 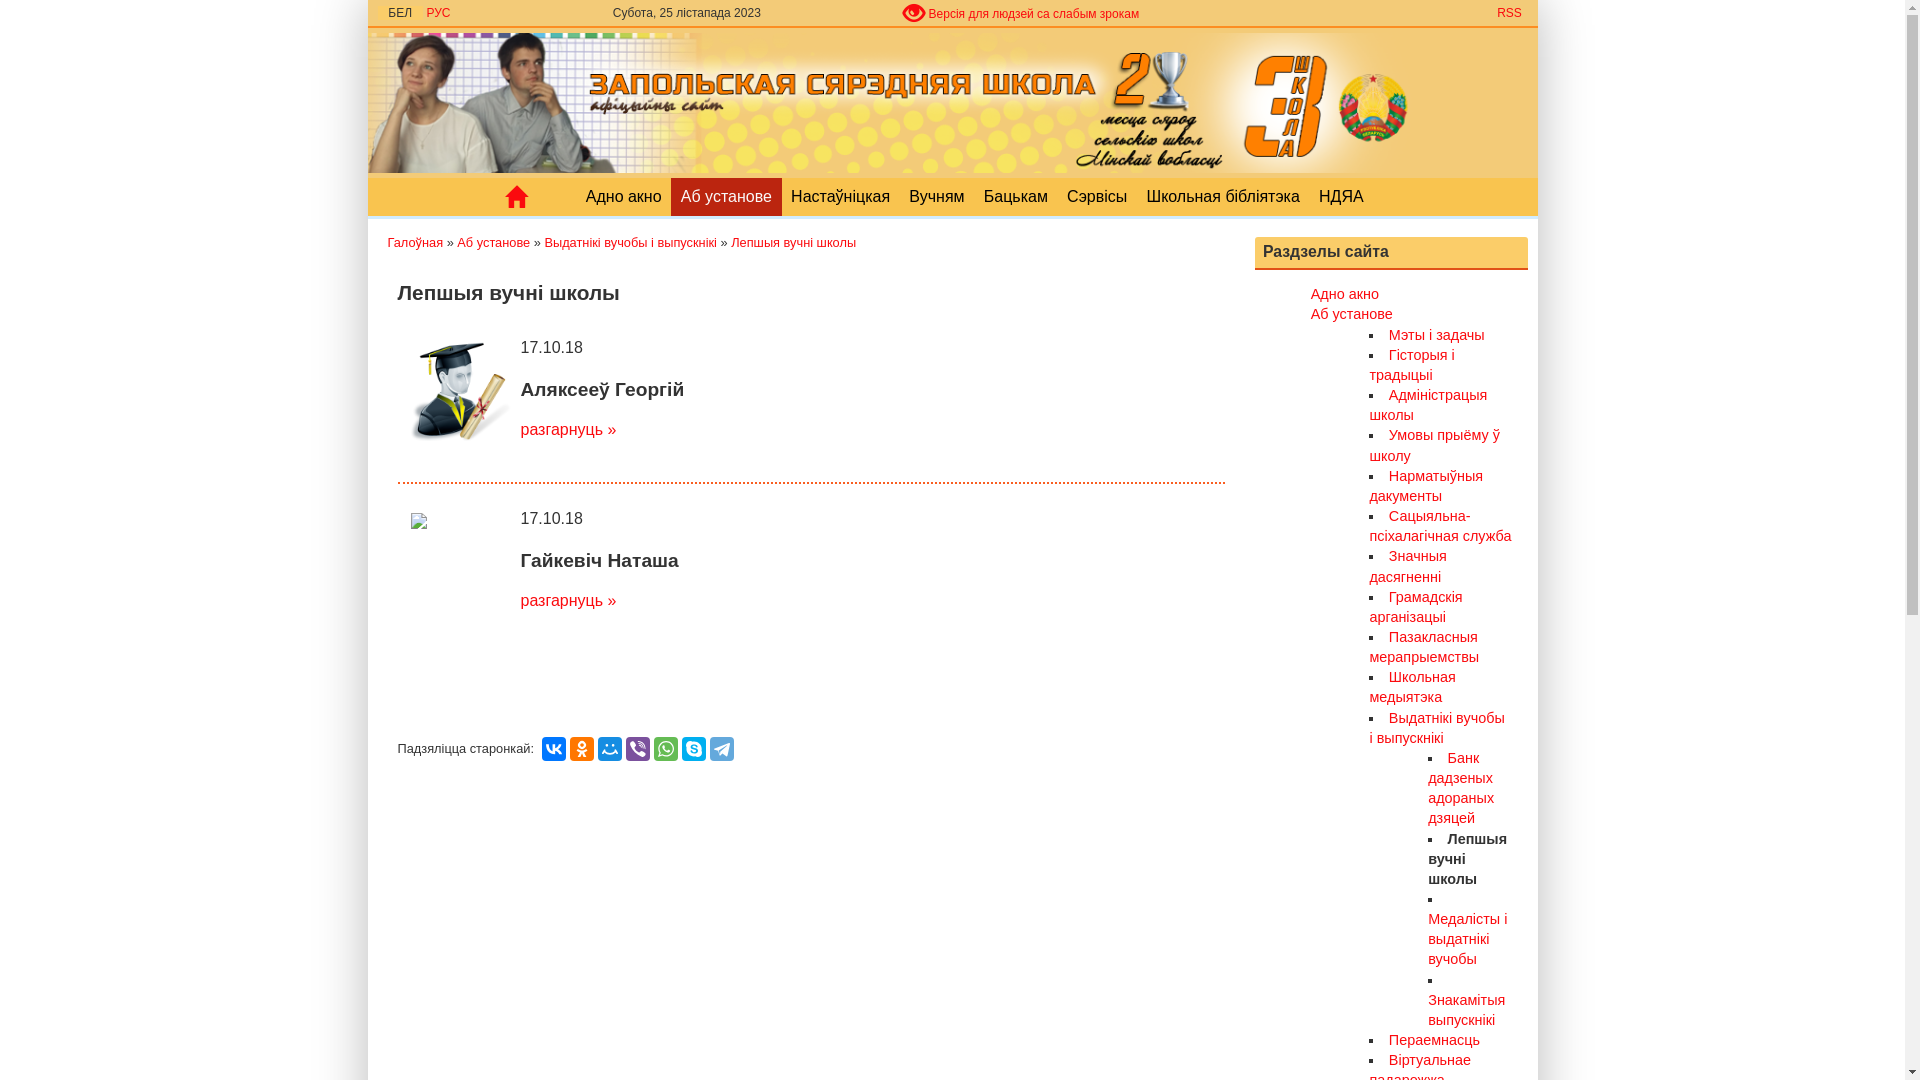 I want to click on 'Skype', so click(x=694, y=748).